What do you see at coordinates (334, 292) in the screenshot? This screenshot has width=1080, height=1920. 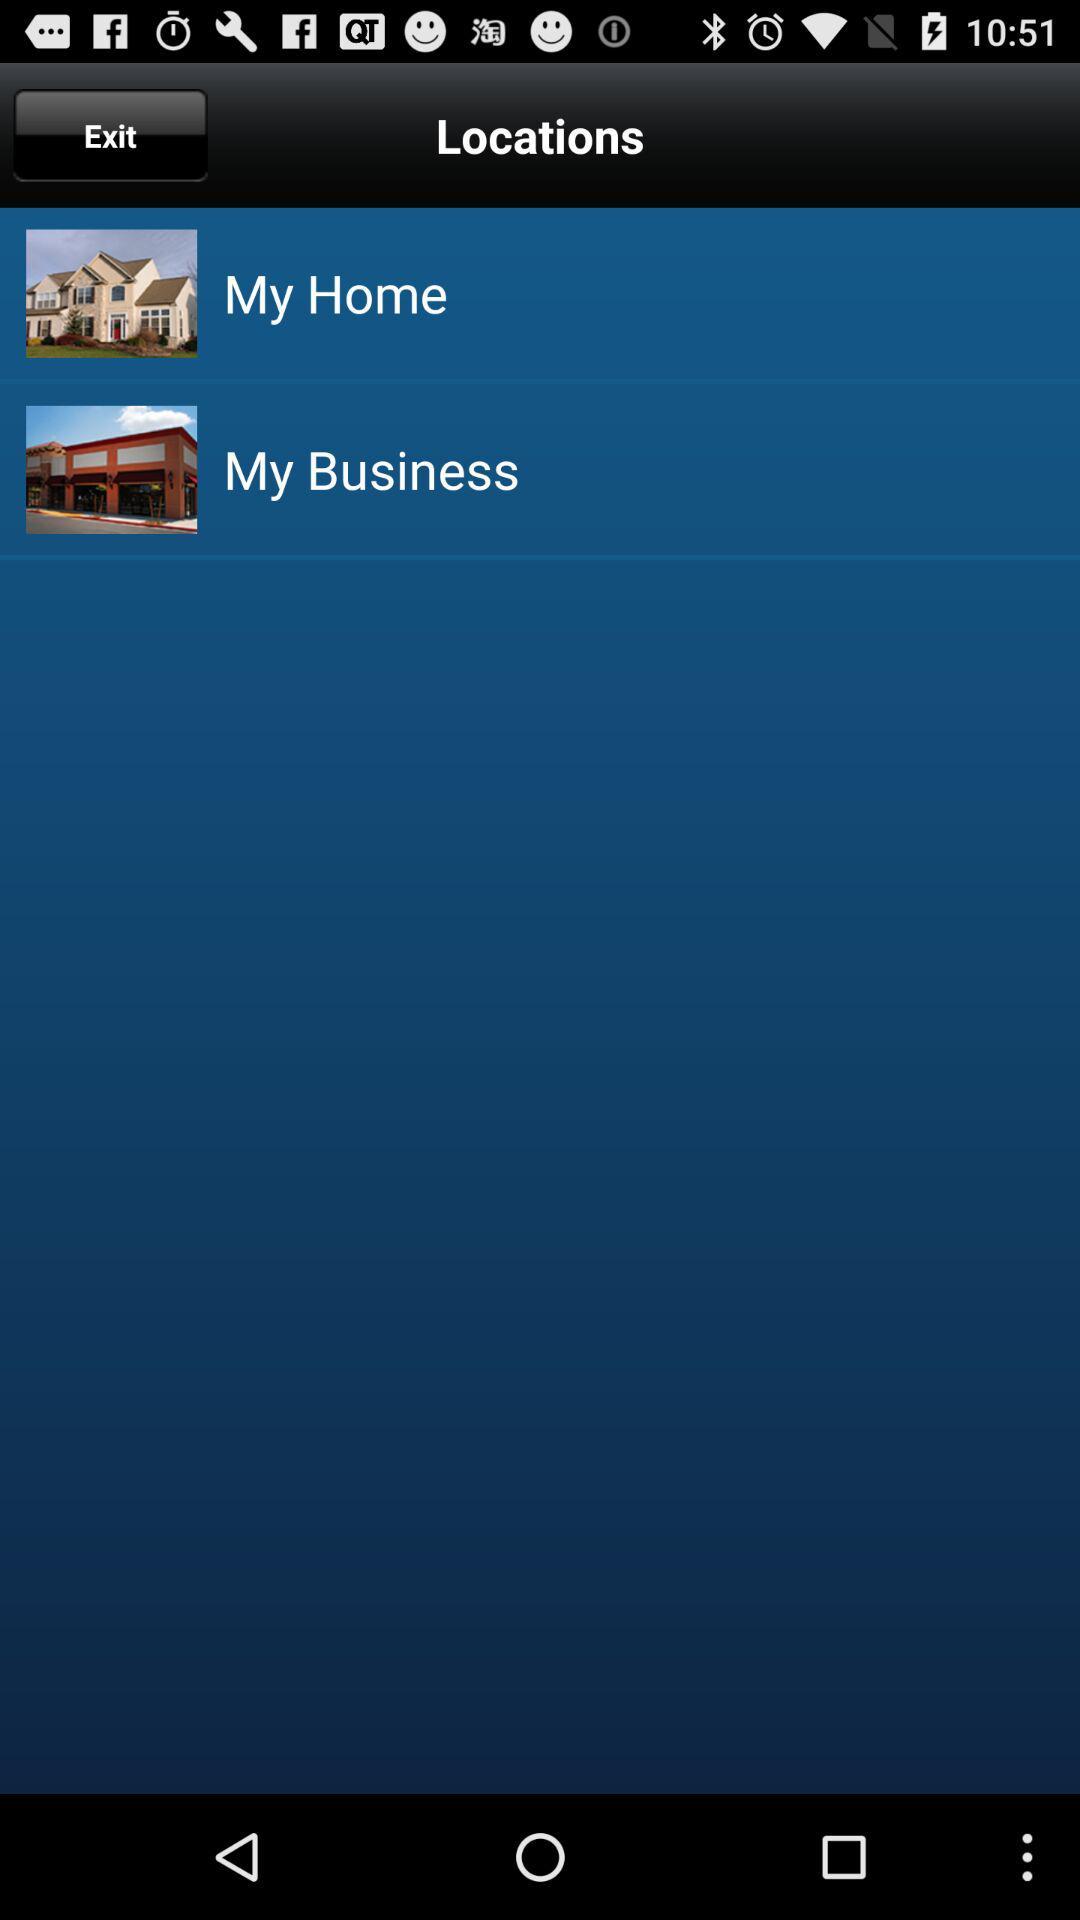 I see `the icon below the locations` at bounding box center [334, 292].